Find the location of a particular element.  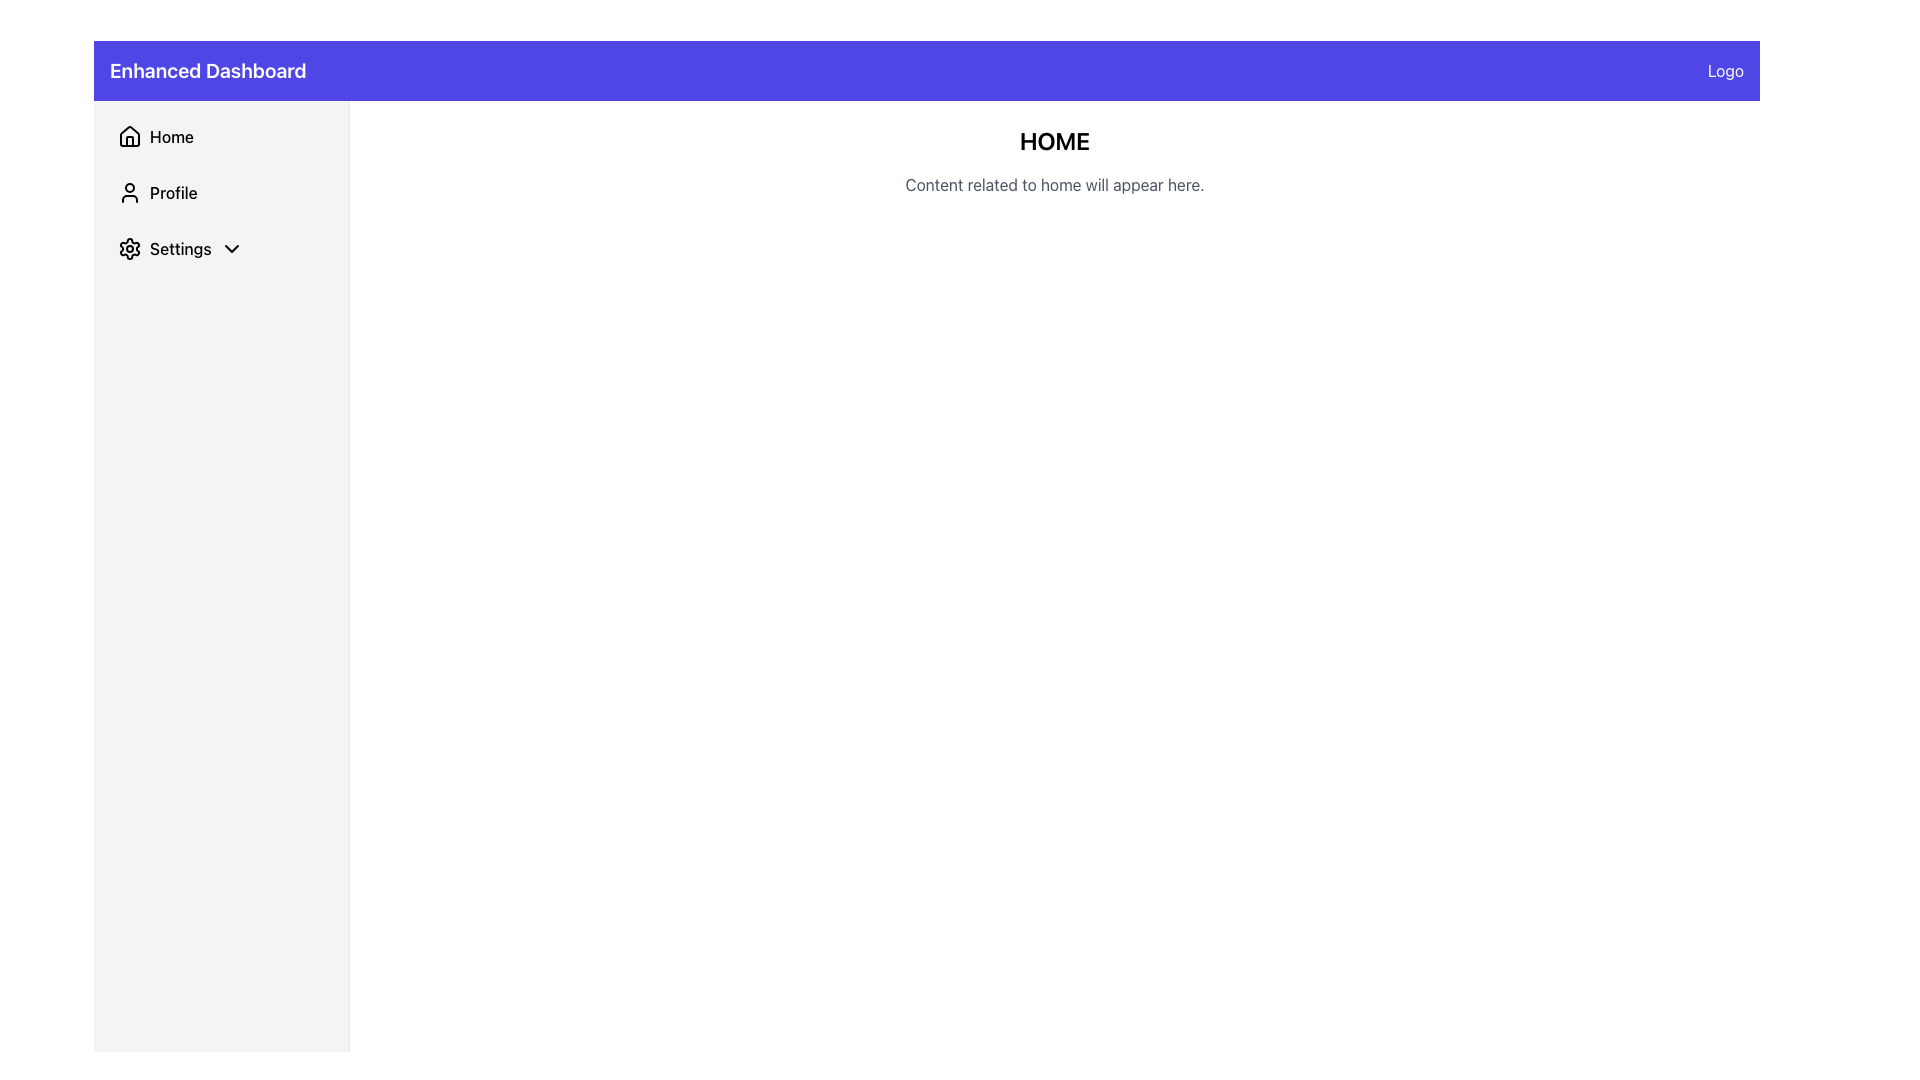

the cogwheel-shaped settings icon located on the left-hand navigation bar is located at coordinates (128, 248).